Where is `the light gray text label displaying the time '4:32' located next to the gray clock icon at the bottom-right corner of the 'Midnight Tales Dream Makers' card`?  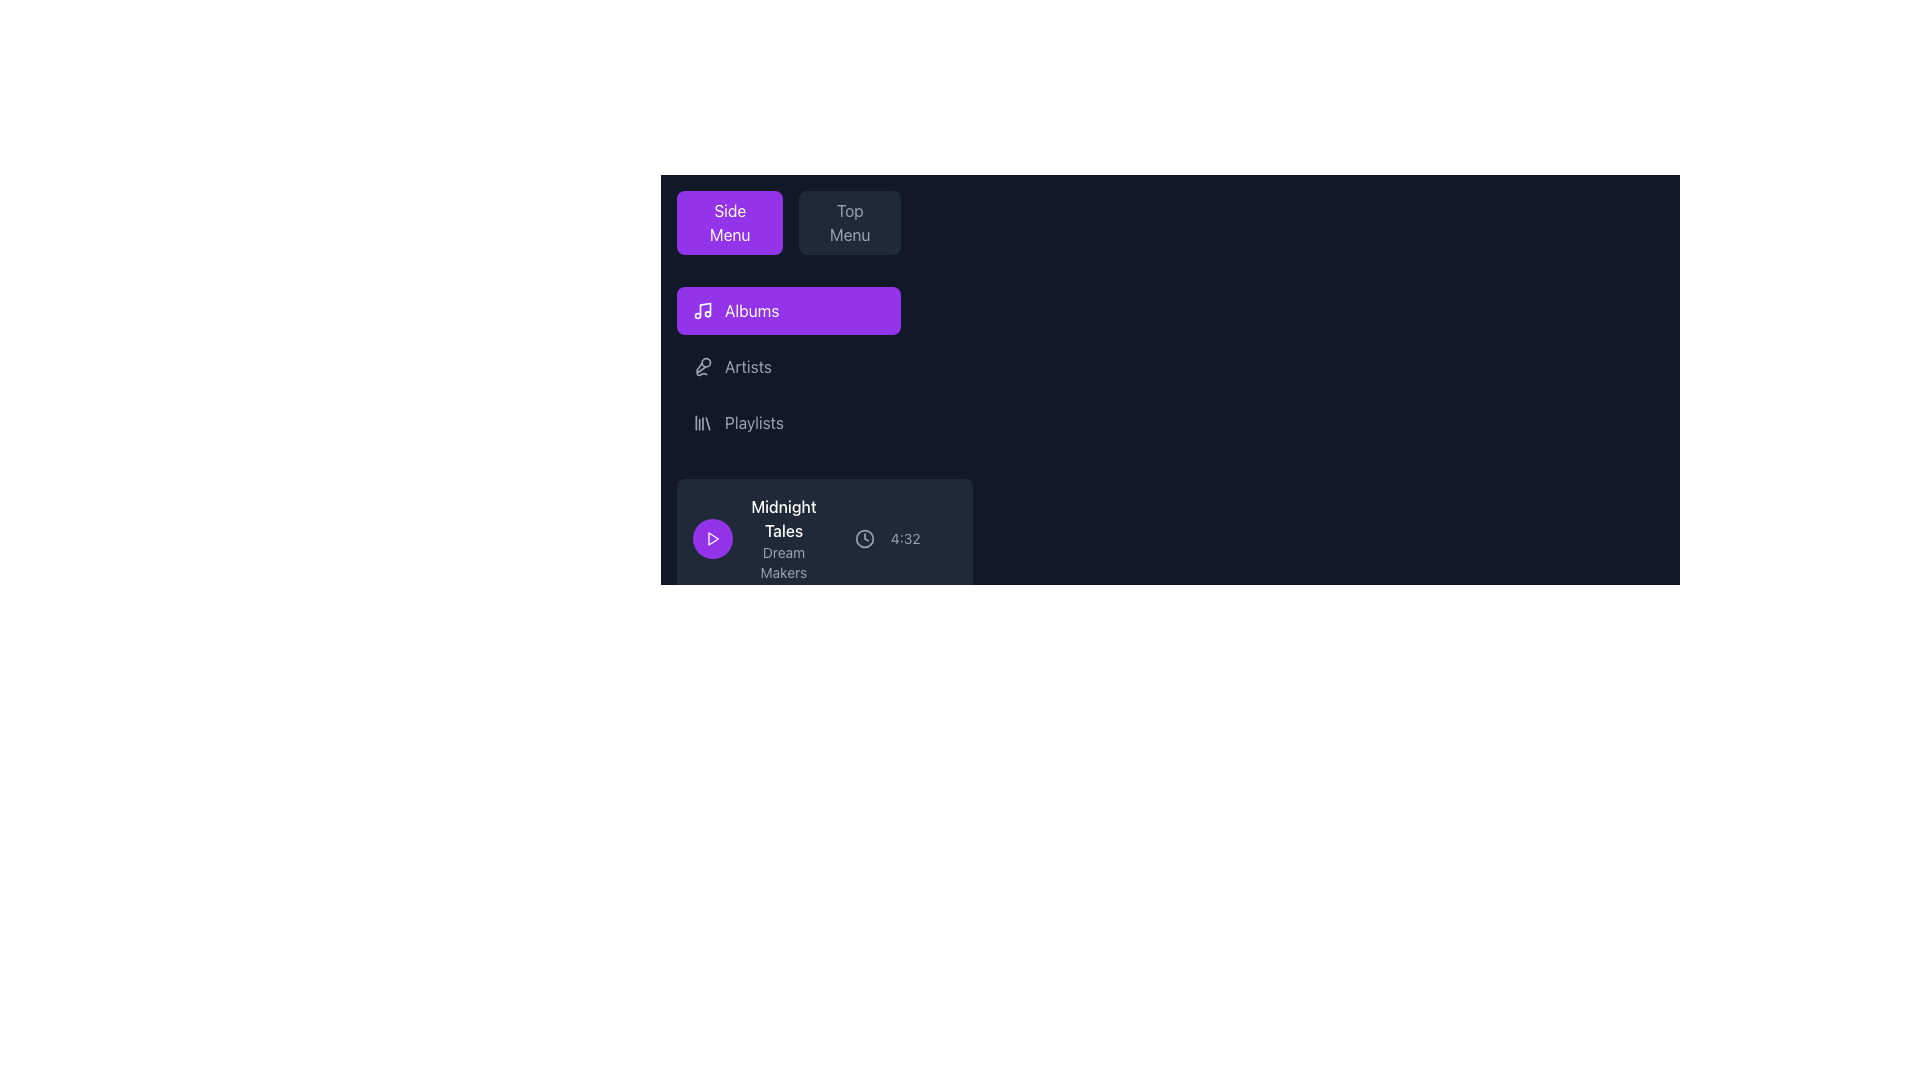
the light gray text label displaying the time '4:32' located next to the gray clock icon at the bottom-right corner of the 'Midnight Tales Dream Makers' card is located at coordinates (886, 538).